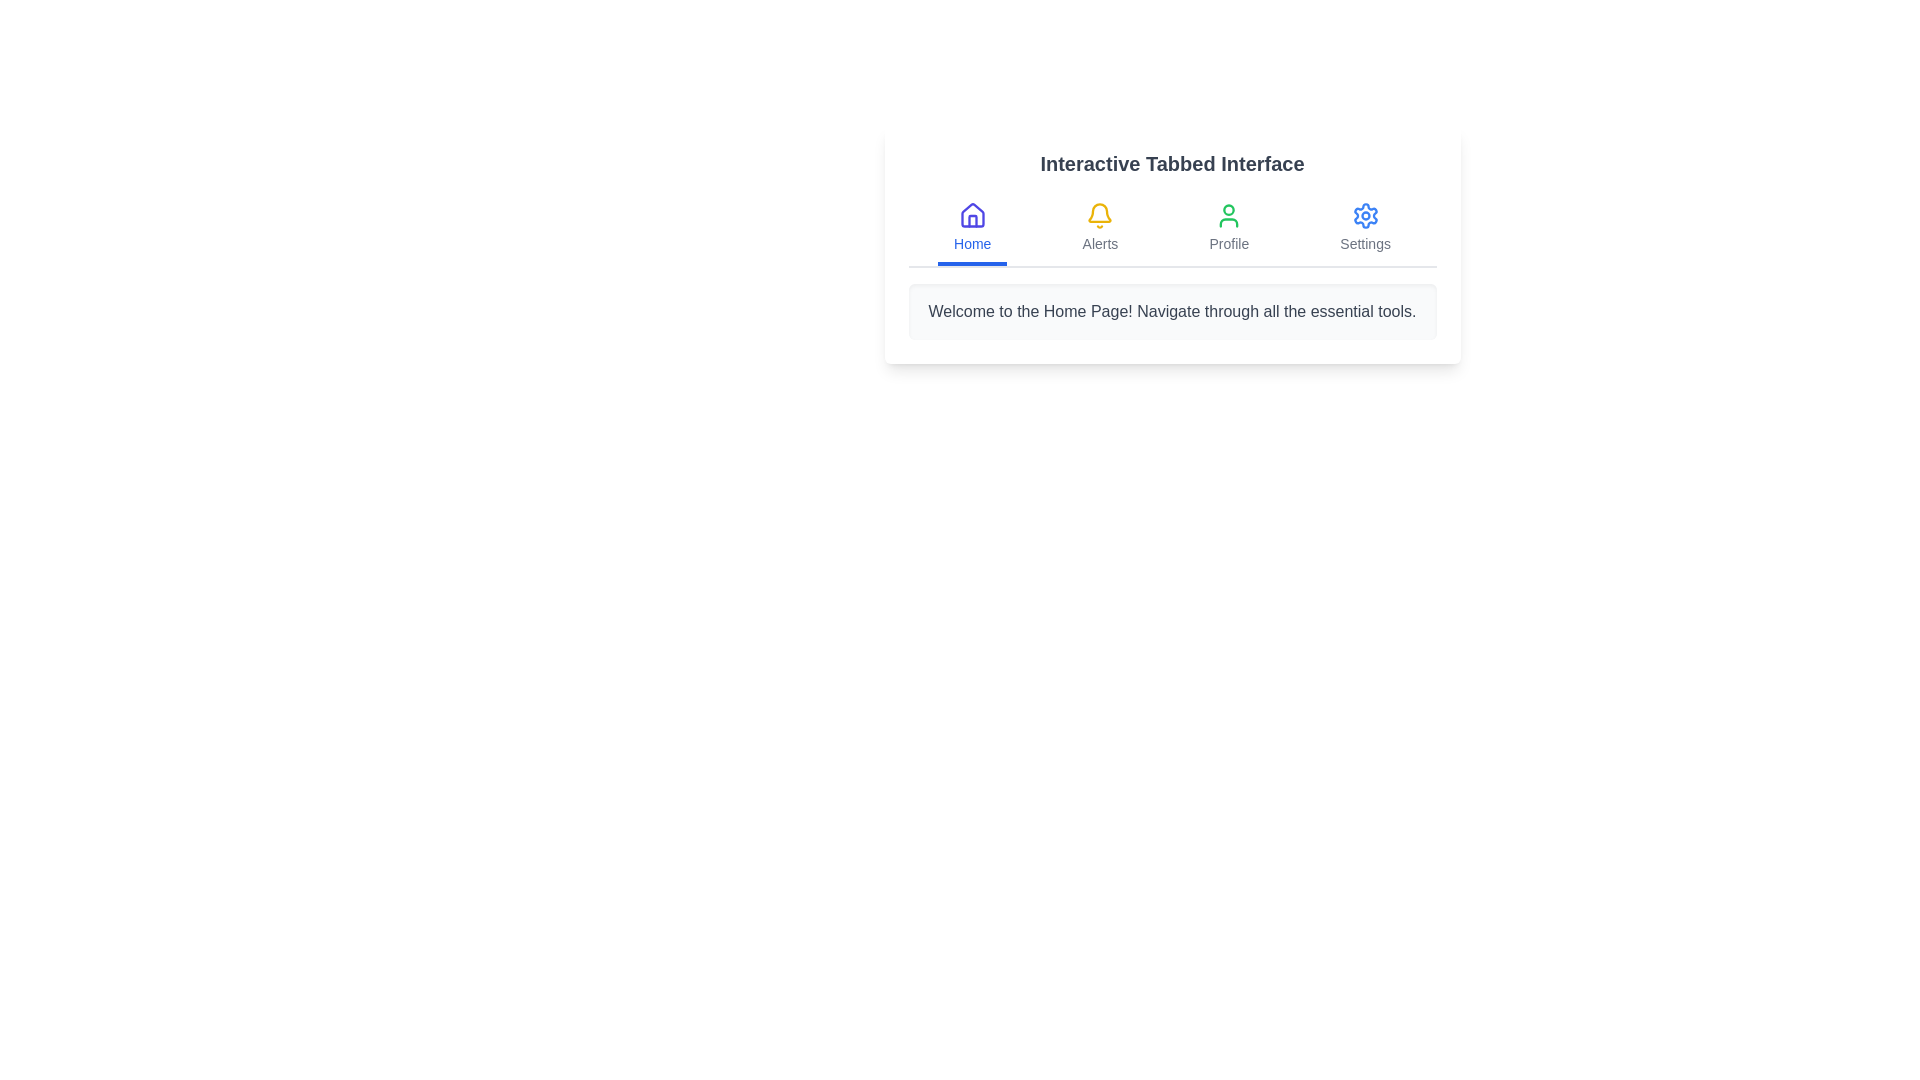 The width and height of the screenshot is (1920, 1080). What do you see at coordinates (1228, 229) in the screenshot?
I see `the tab labeled Profile` at bounding box center [1228, 229].